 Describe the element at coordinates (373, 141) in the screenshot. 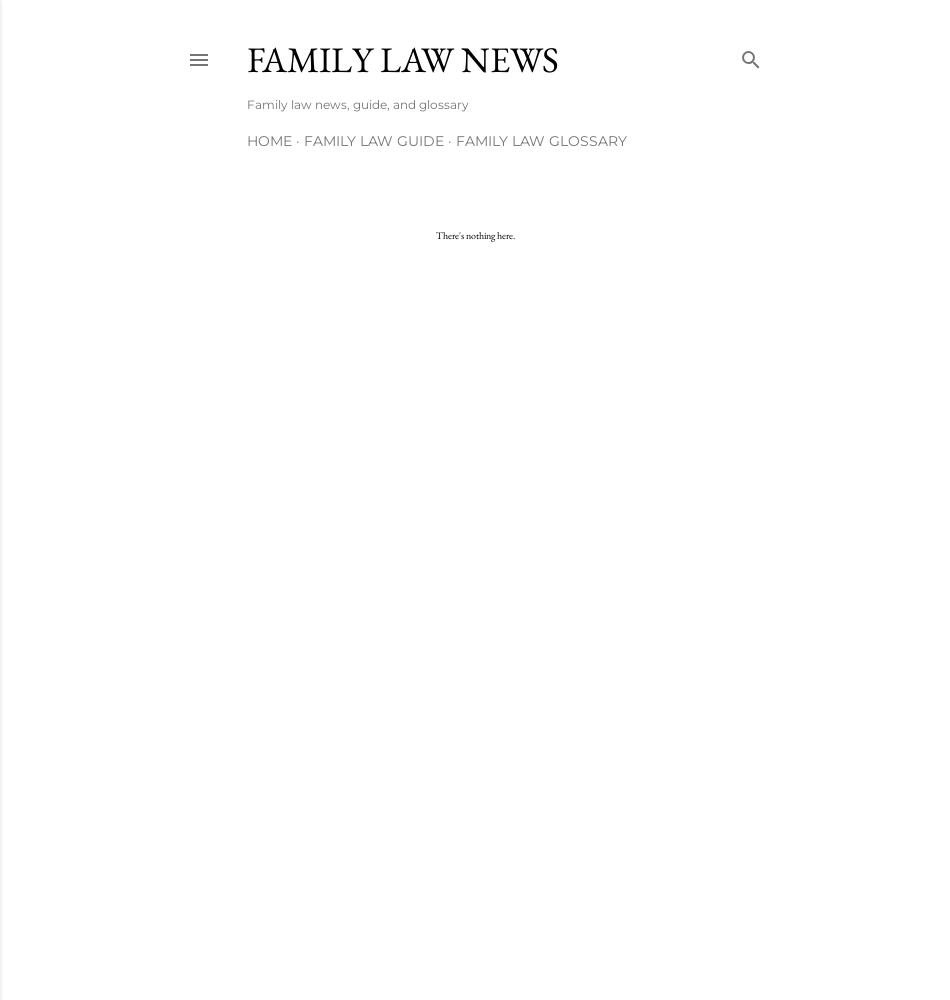

I see `'Family Law Guide'` at that location.